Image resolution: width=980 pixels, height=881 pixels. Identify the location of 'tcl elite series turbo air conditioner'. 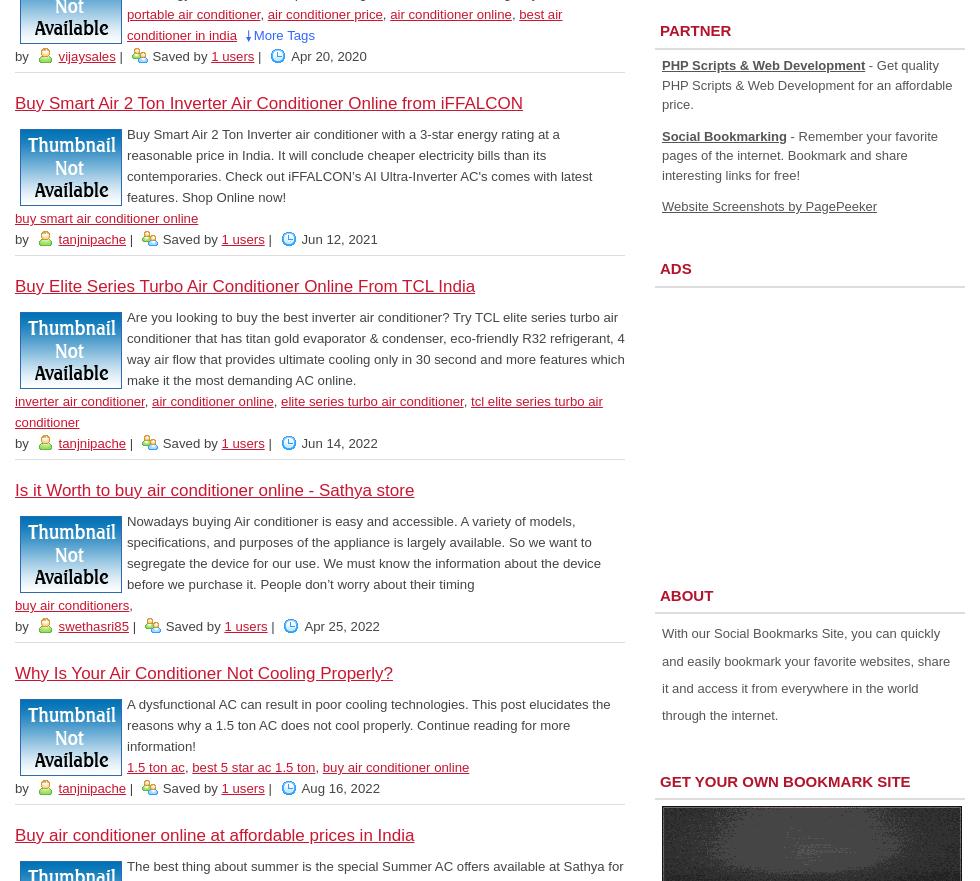
(308, 411).